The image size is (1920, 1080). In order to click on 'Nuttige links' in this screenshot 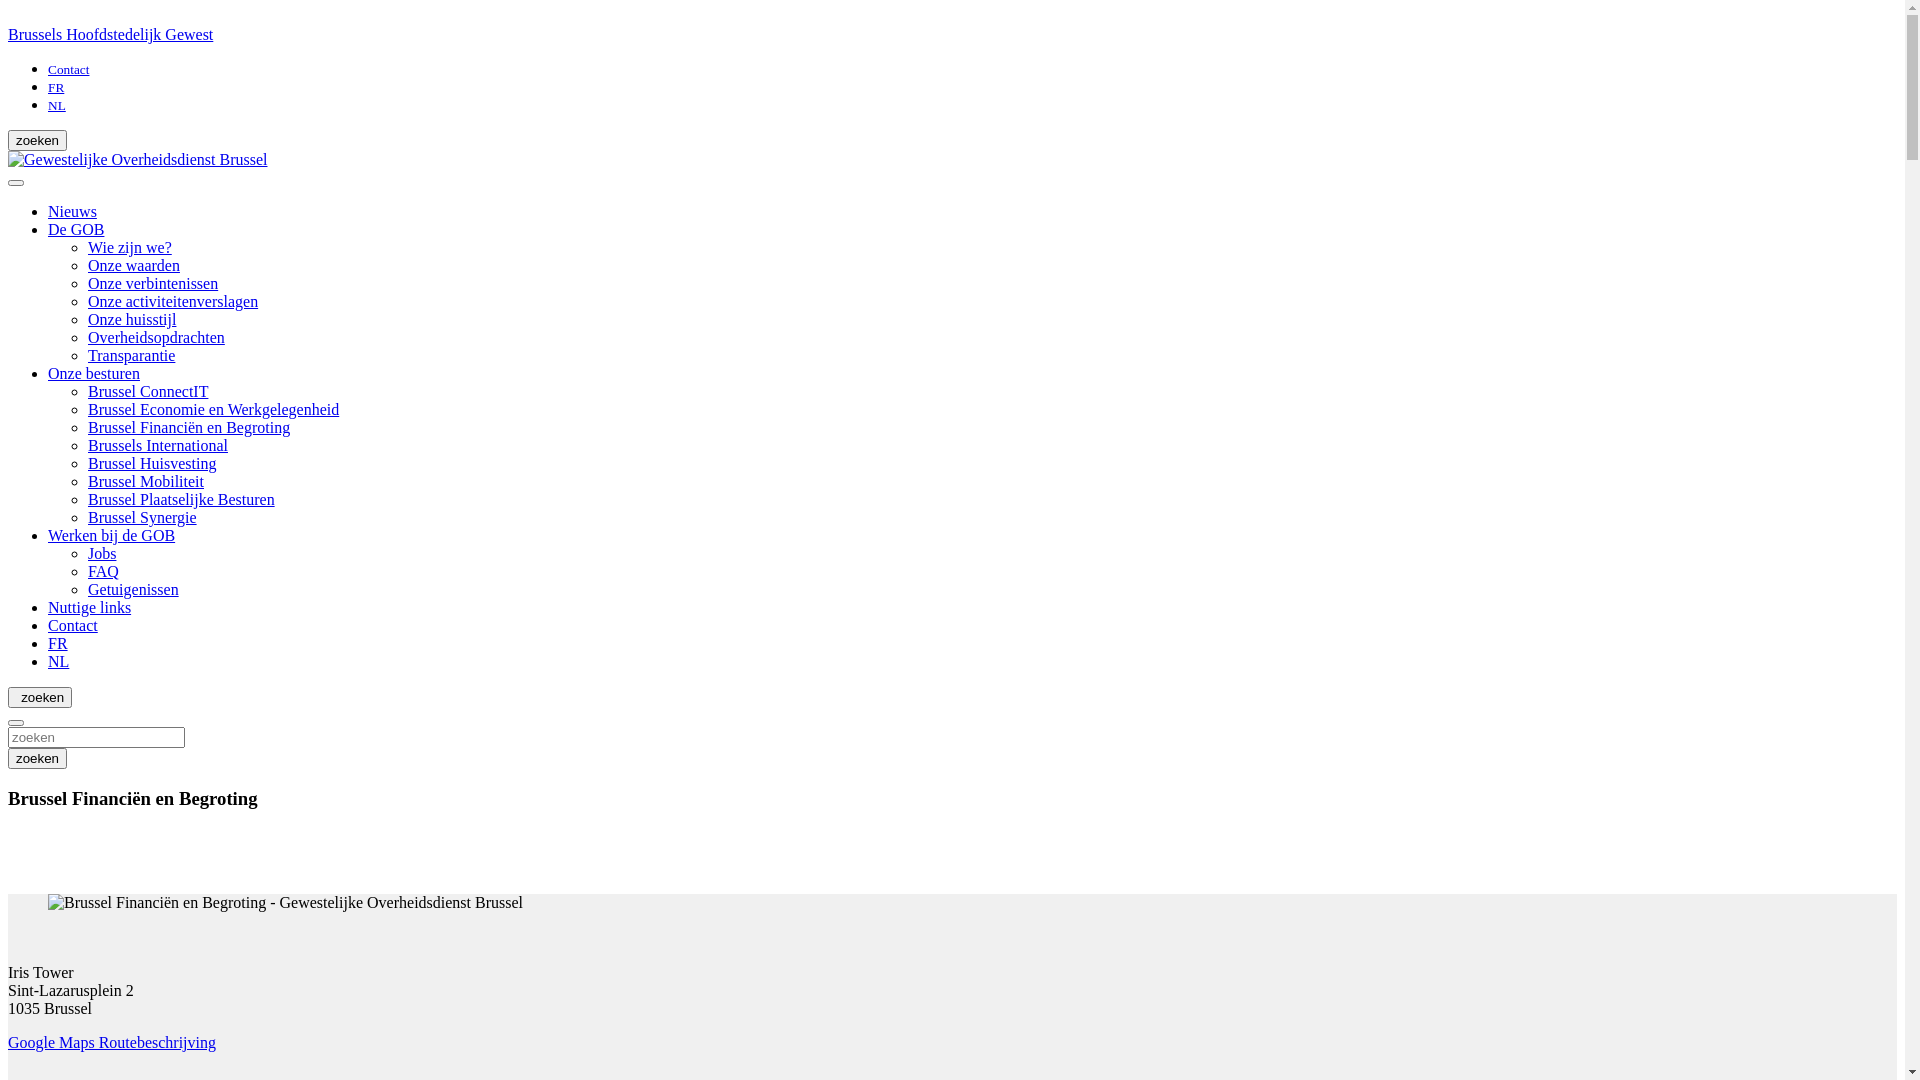, I will do `click(88, 606)`.